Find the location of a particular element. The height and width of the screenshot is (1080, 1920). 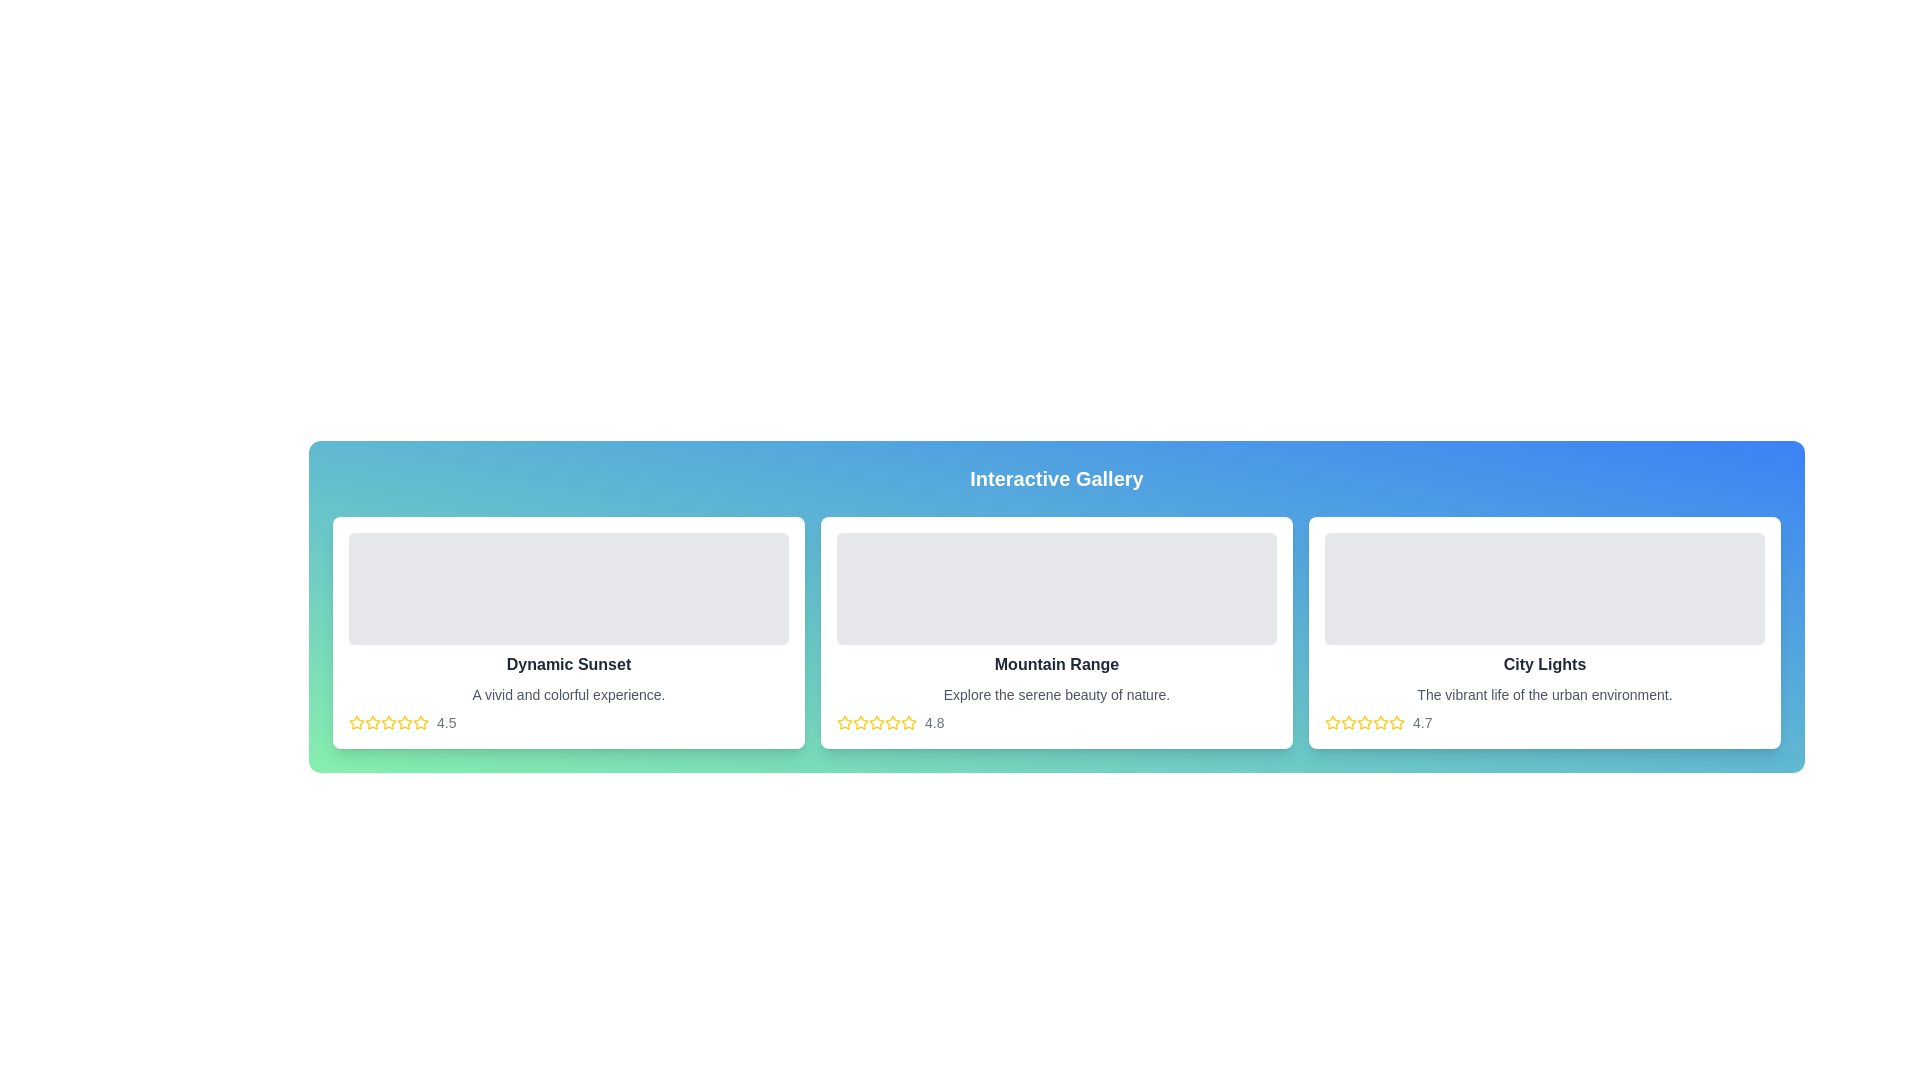

the third star icon is located at coordinates (860, 722).